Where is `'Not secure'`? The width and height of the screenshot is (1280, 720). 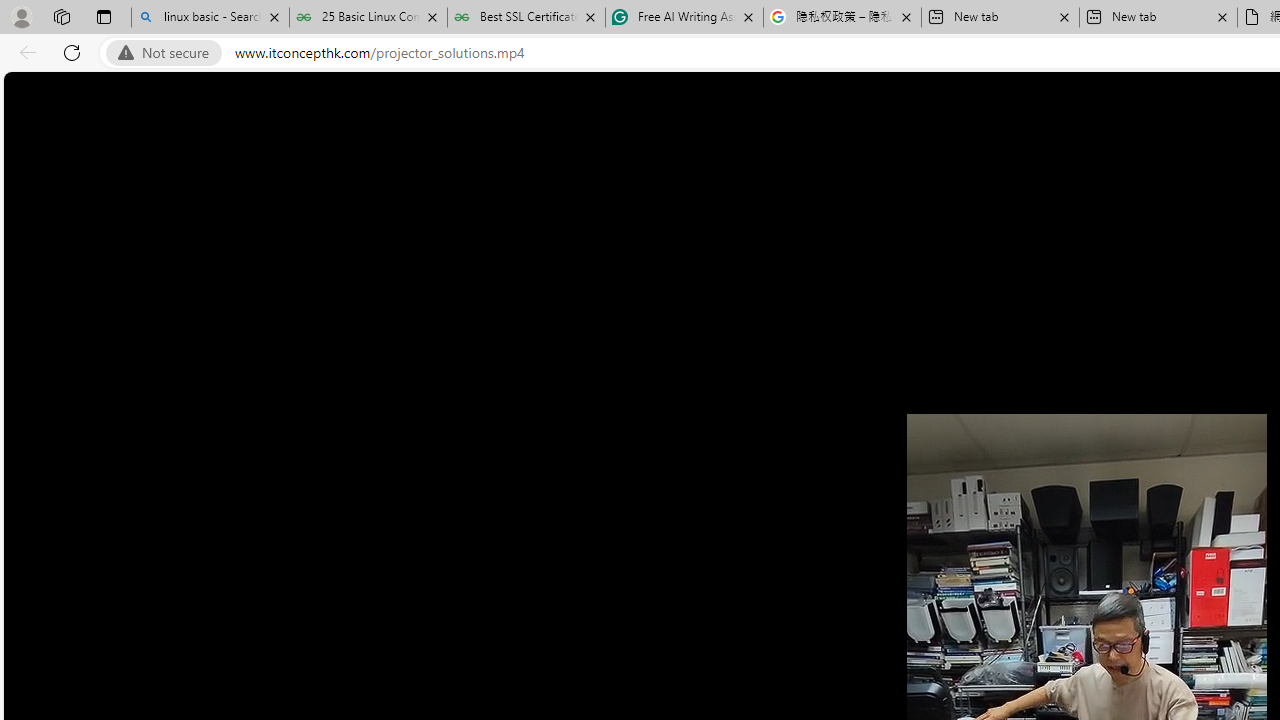 'Not secure' is located at coordinates (168, 52).